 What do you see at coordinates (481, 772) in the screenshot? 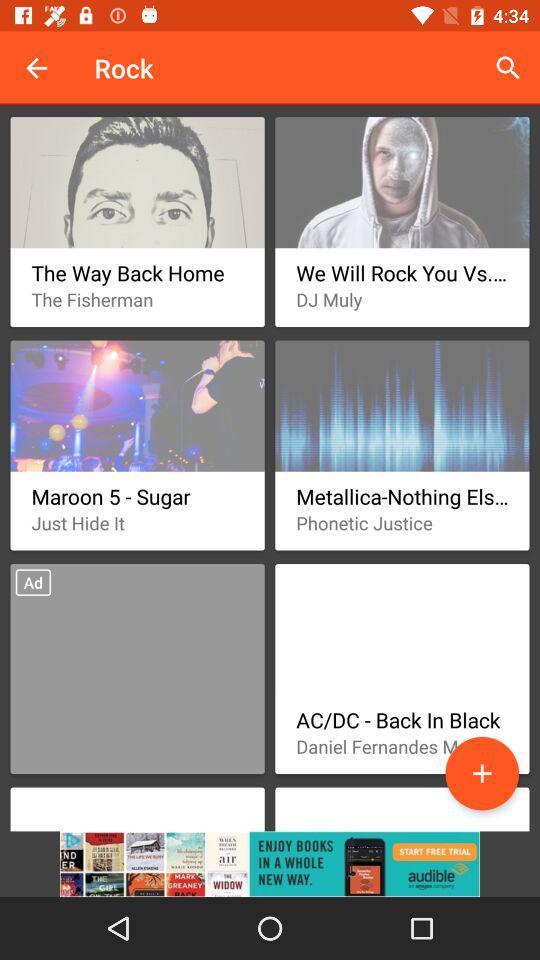
I see `the app` at bounding box center [481, 772].